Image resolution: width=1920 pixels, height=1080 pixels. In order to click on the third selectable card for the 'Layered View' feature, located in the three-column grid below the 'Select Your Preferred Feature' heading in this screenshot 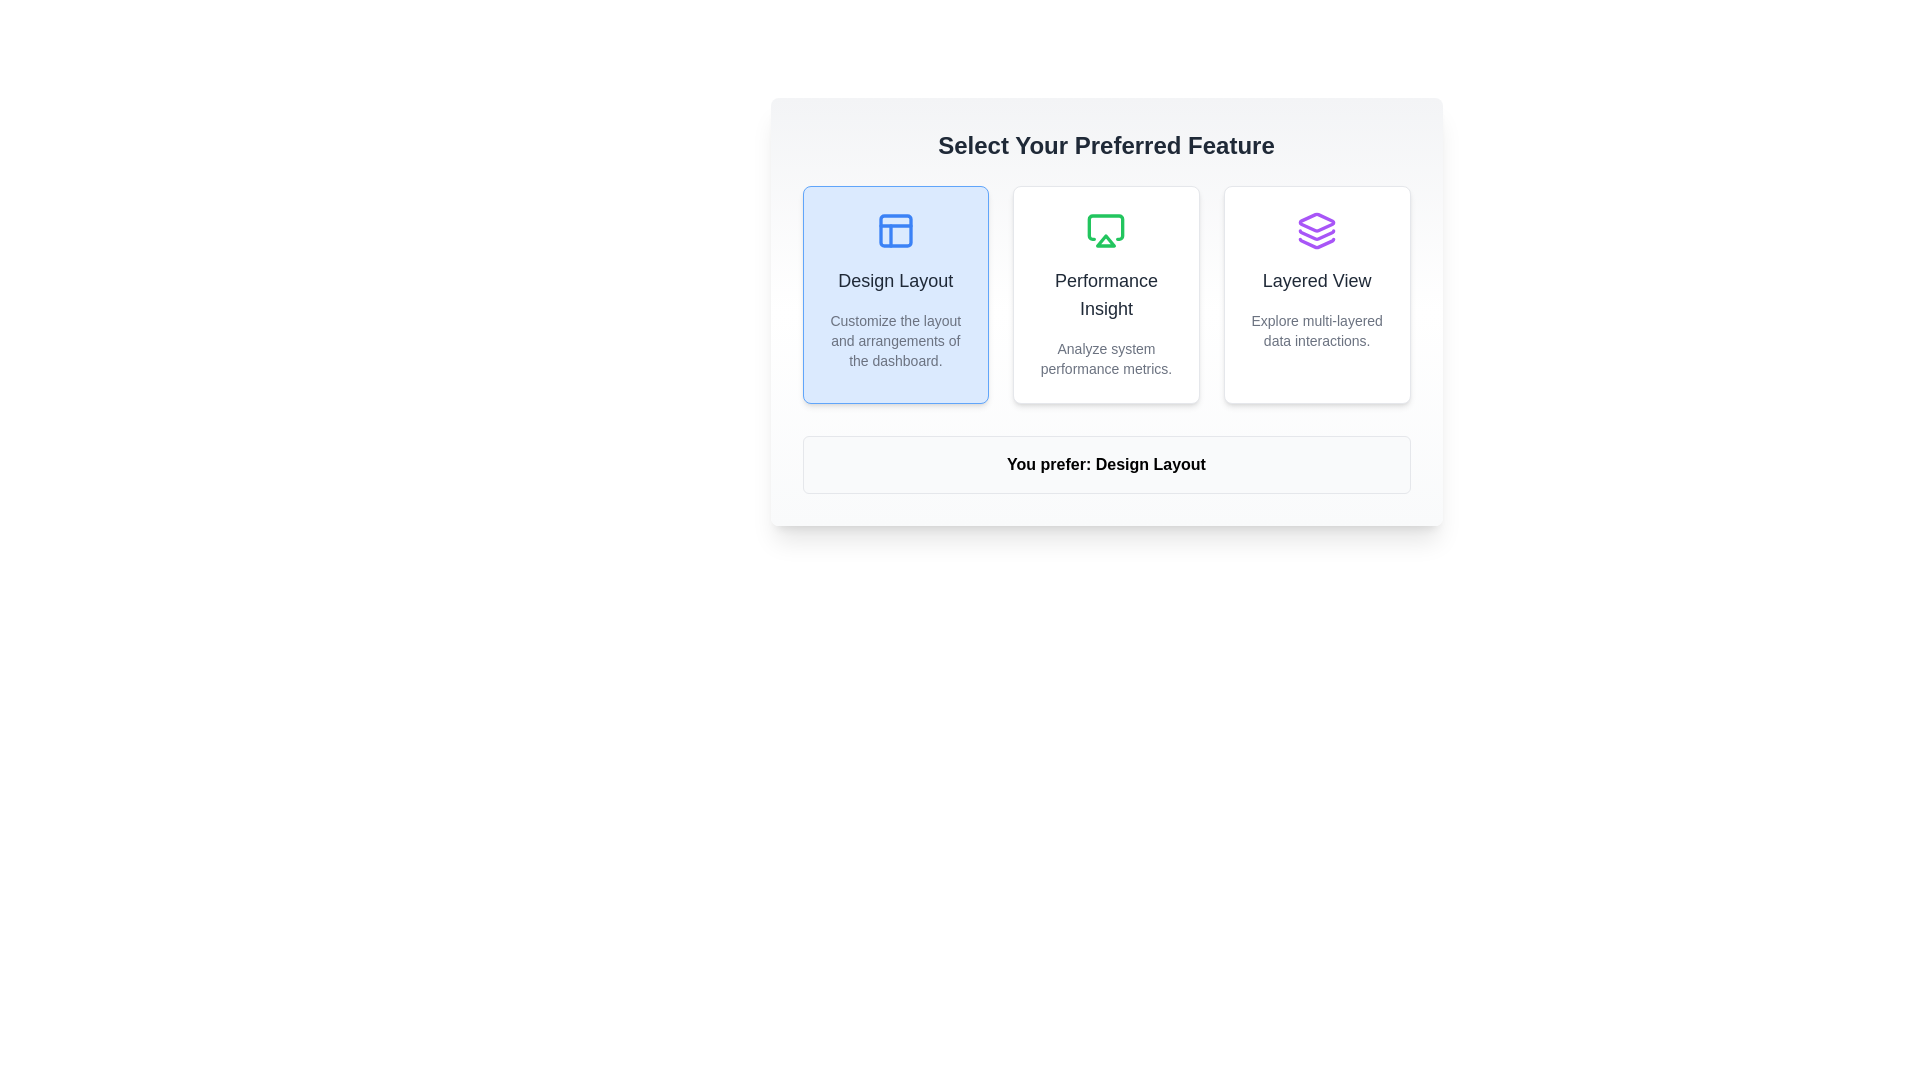, I will do `click(1316, 294)`.